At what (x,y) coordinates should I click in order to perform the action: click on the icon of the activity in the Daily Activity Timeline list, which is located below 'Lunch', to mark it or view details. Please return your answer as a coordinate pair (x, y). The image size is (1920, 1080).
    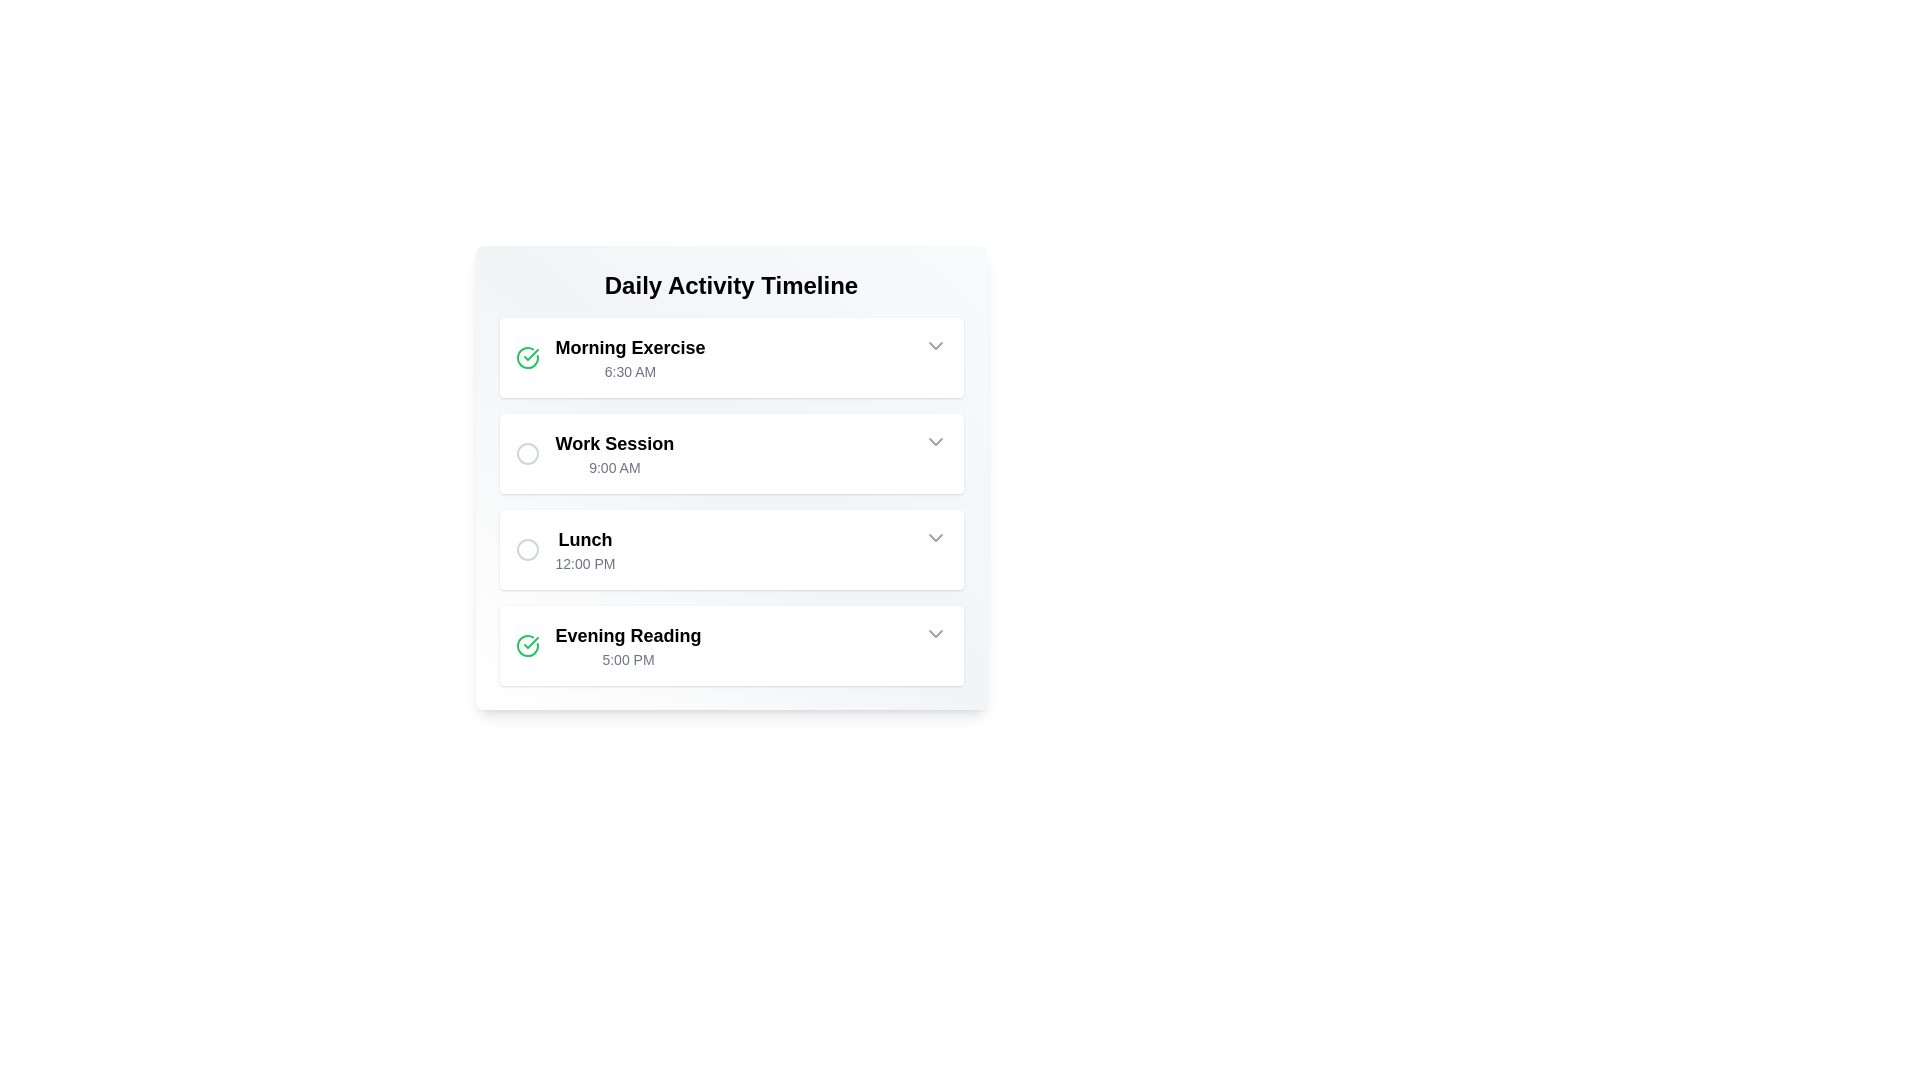
    Looking at the image, I should click on (607, 645).